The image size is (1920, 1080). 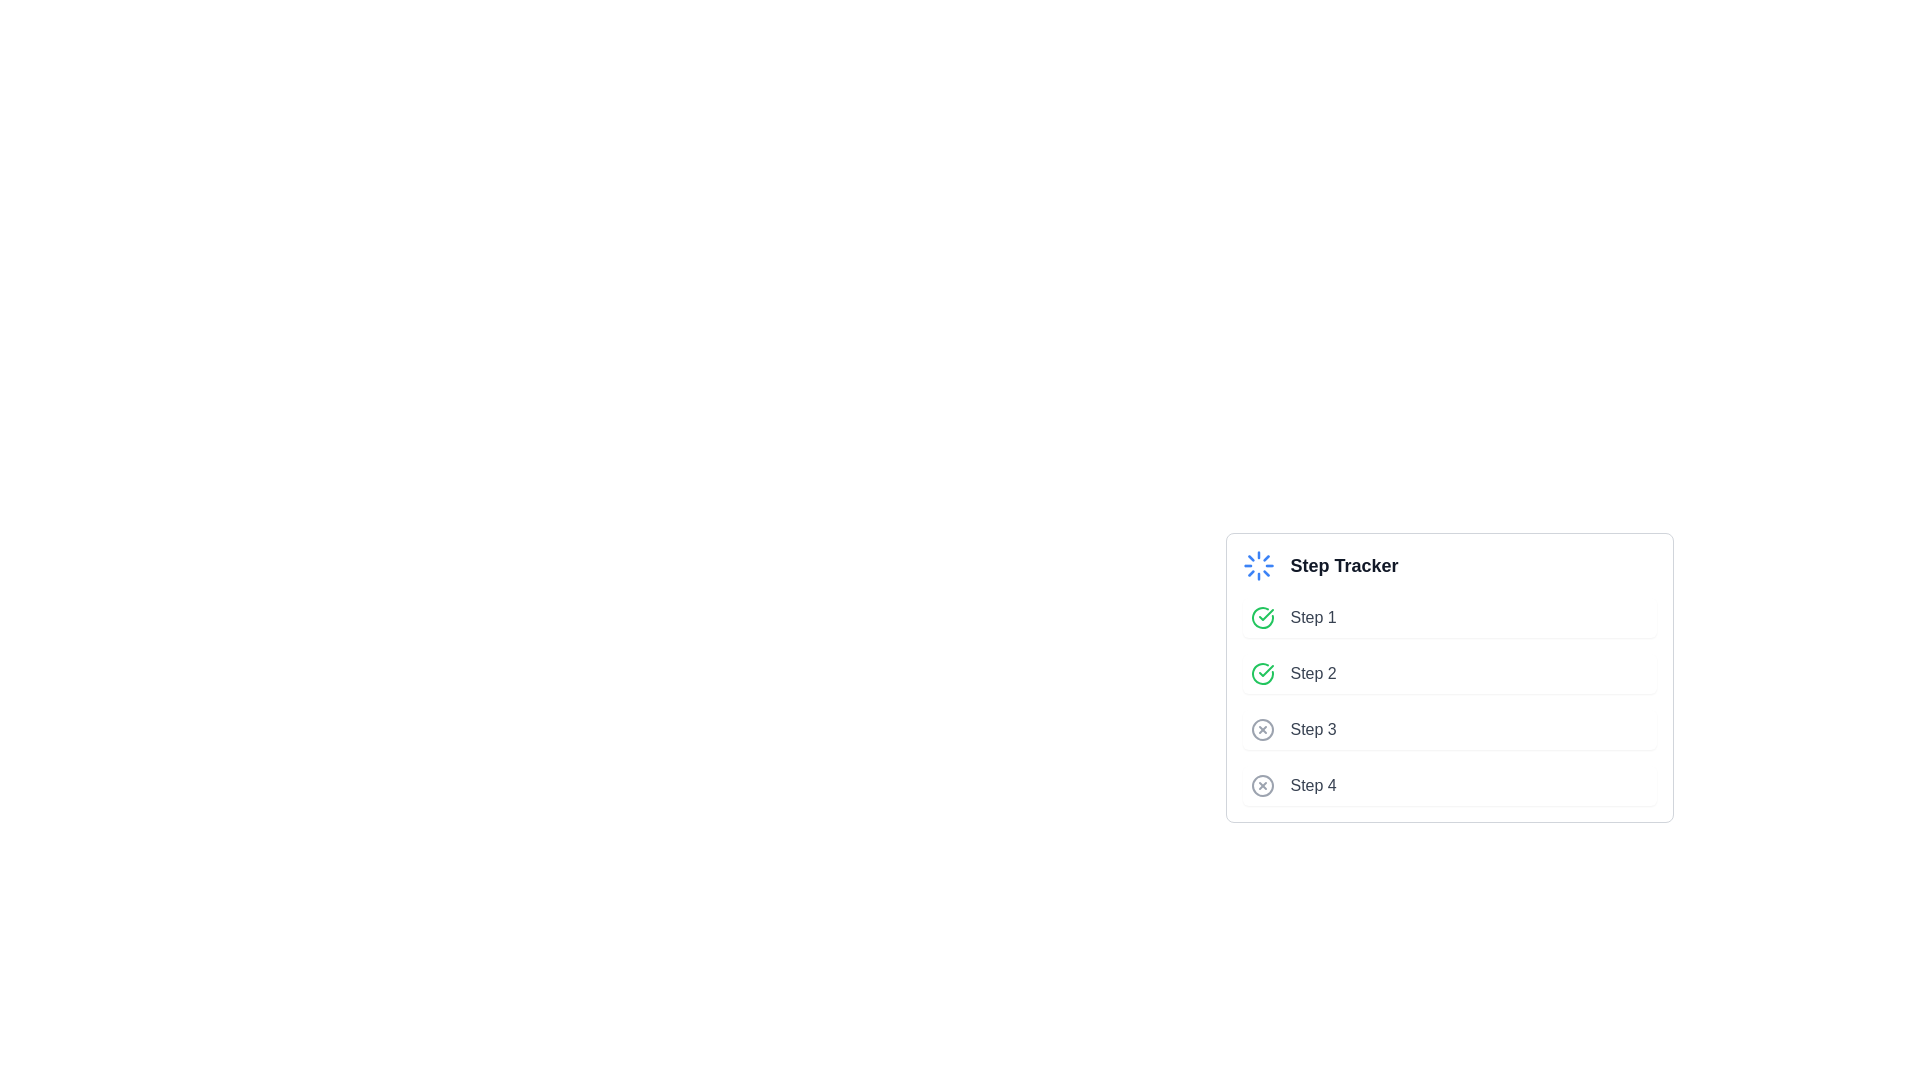 I want to click on the Text label displaying 'Step 4', which is styled with medium font weight and grey color, located in a multi-step tracker next to a circular icon indicating step status, so click(x=1313, y=785).